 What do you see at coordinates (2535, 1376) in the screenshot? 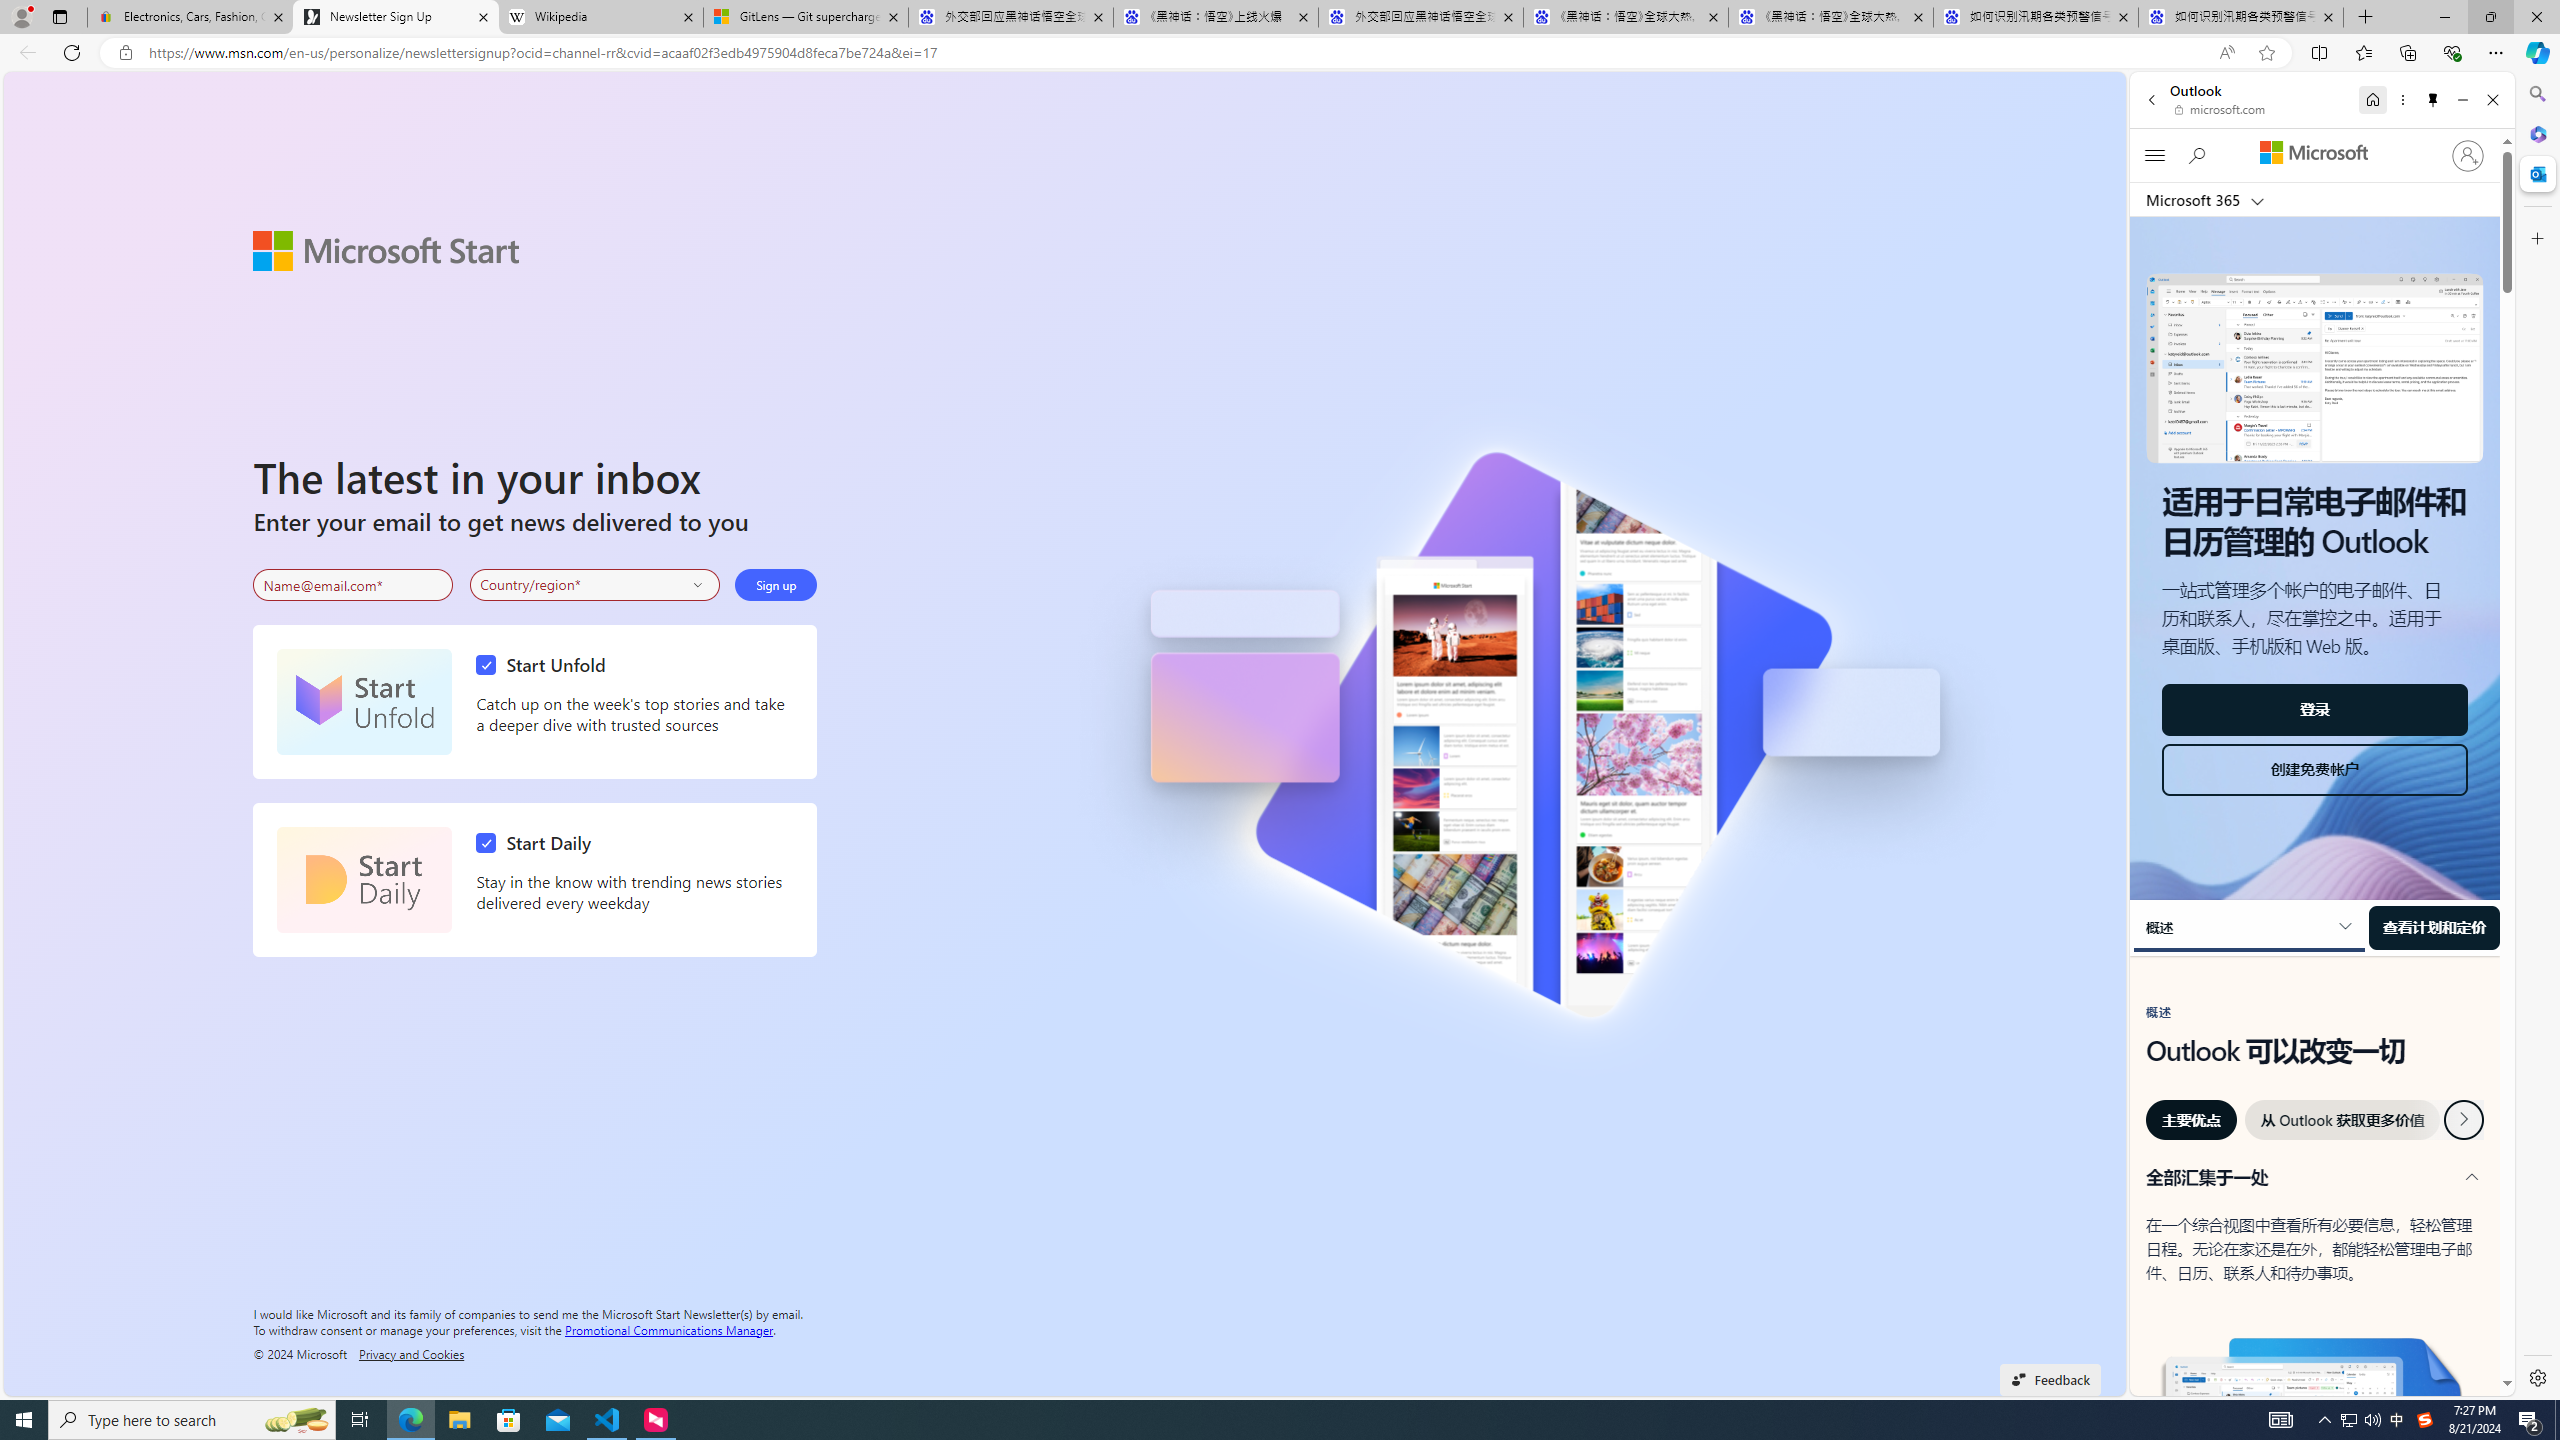
I see `'Settings'` at bounding box center [2535, 1376].